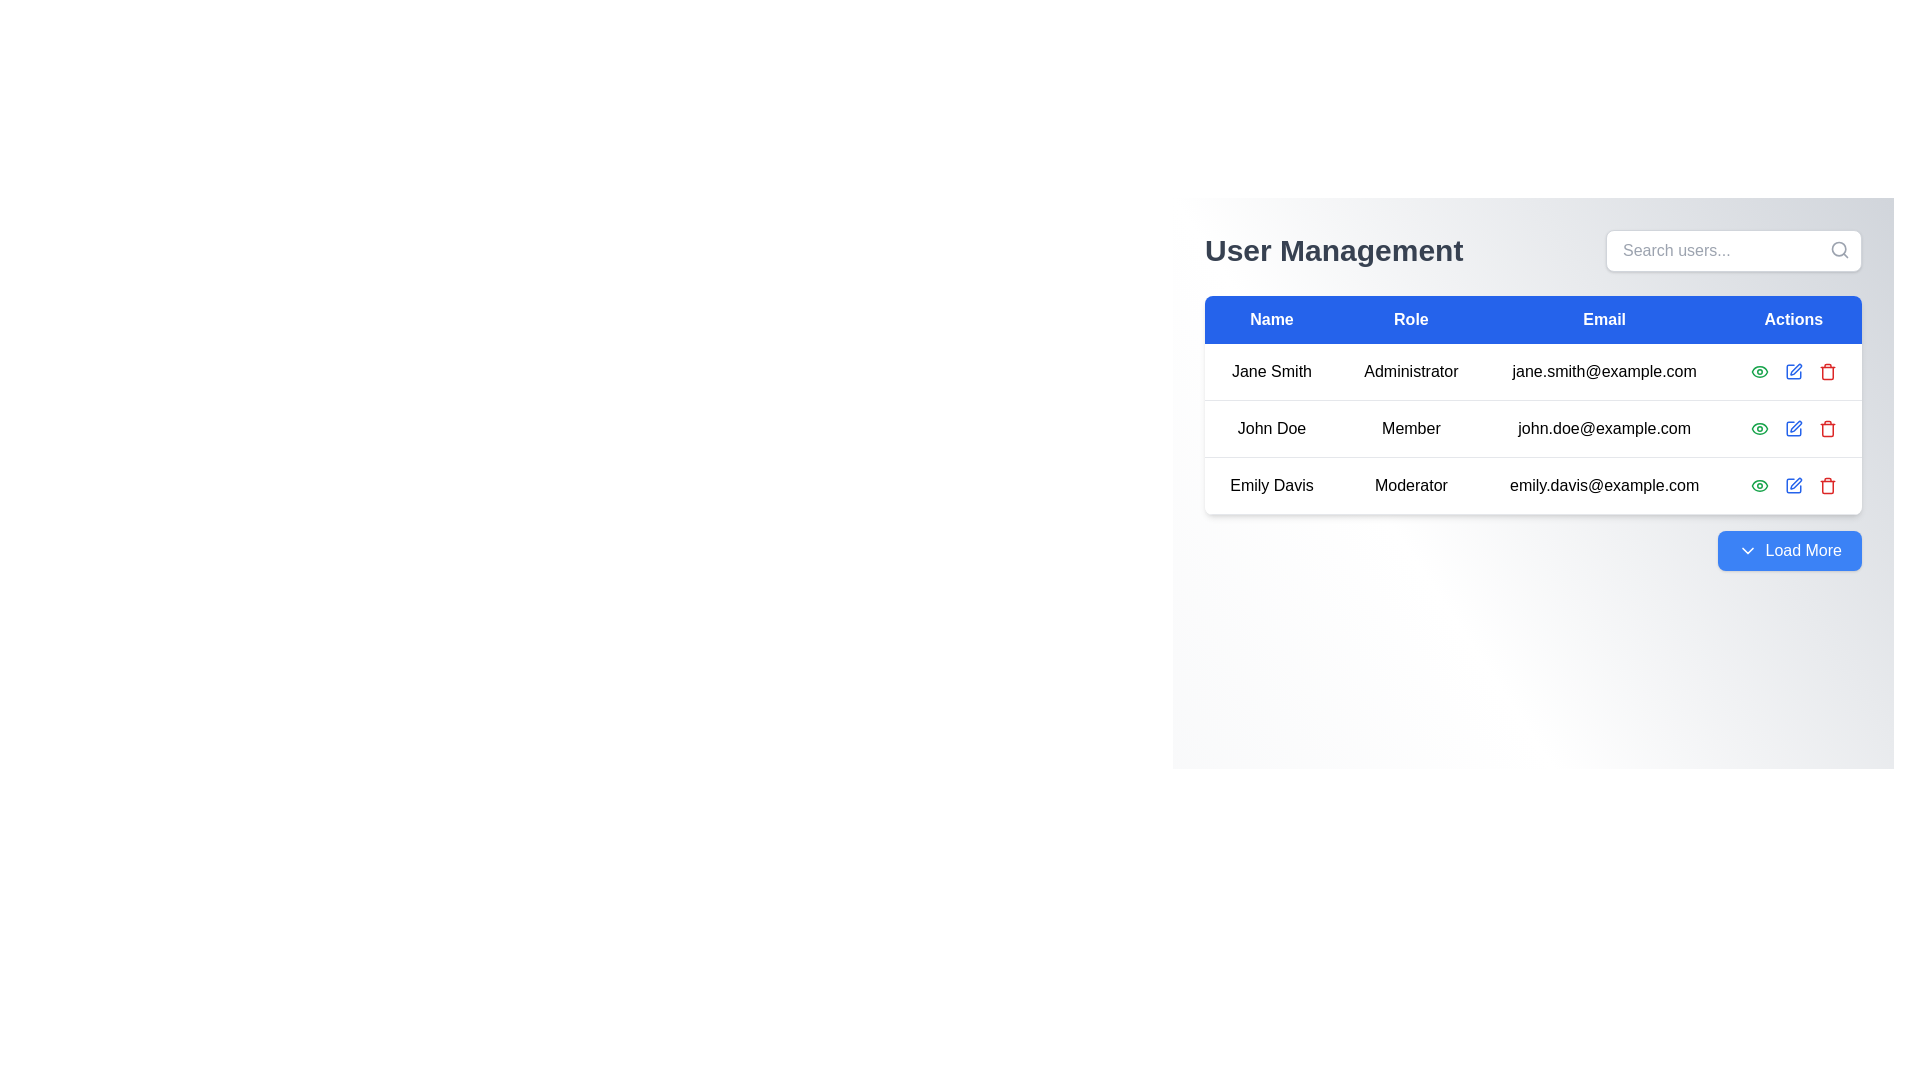  Describe the element at coordinates (1604, 372) in the screenshot. I see `the Text Display Field containing the email address 'jane.smith@example.com', which is located in the 'Email' column of the first row in a table layout` at that location.